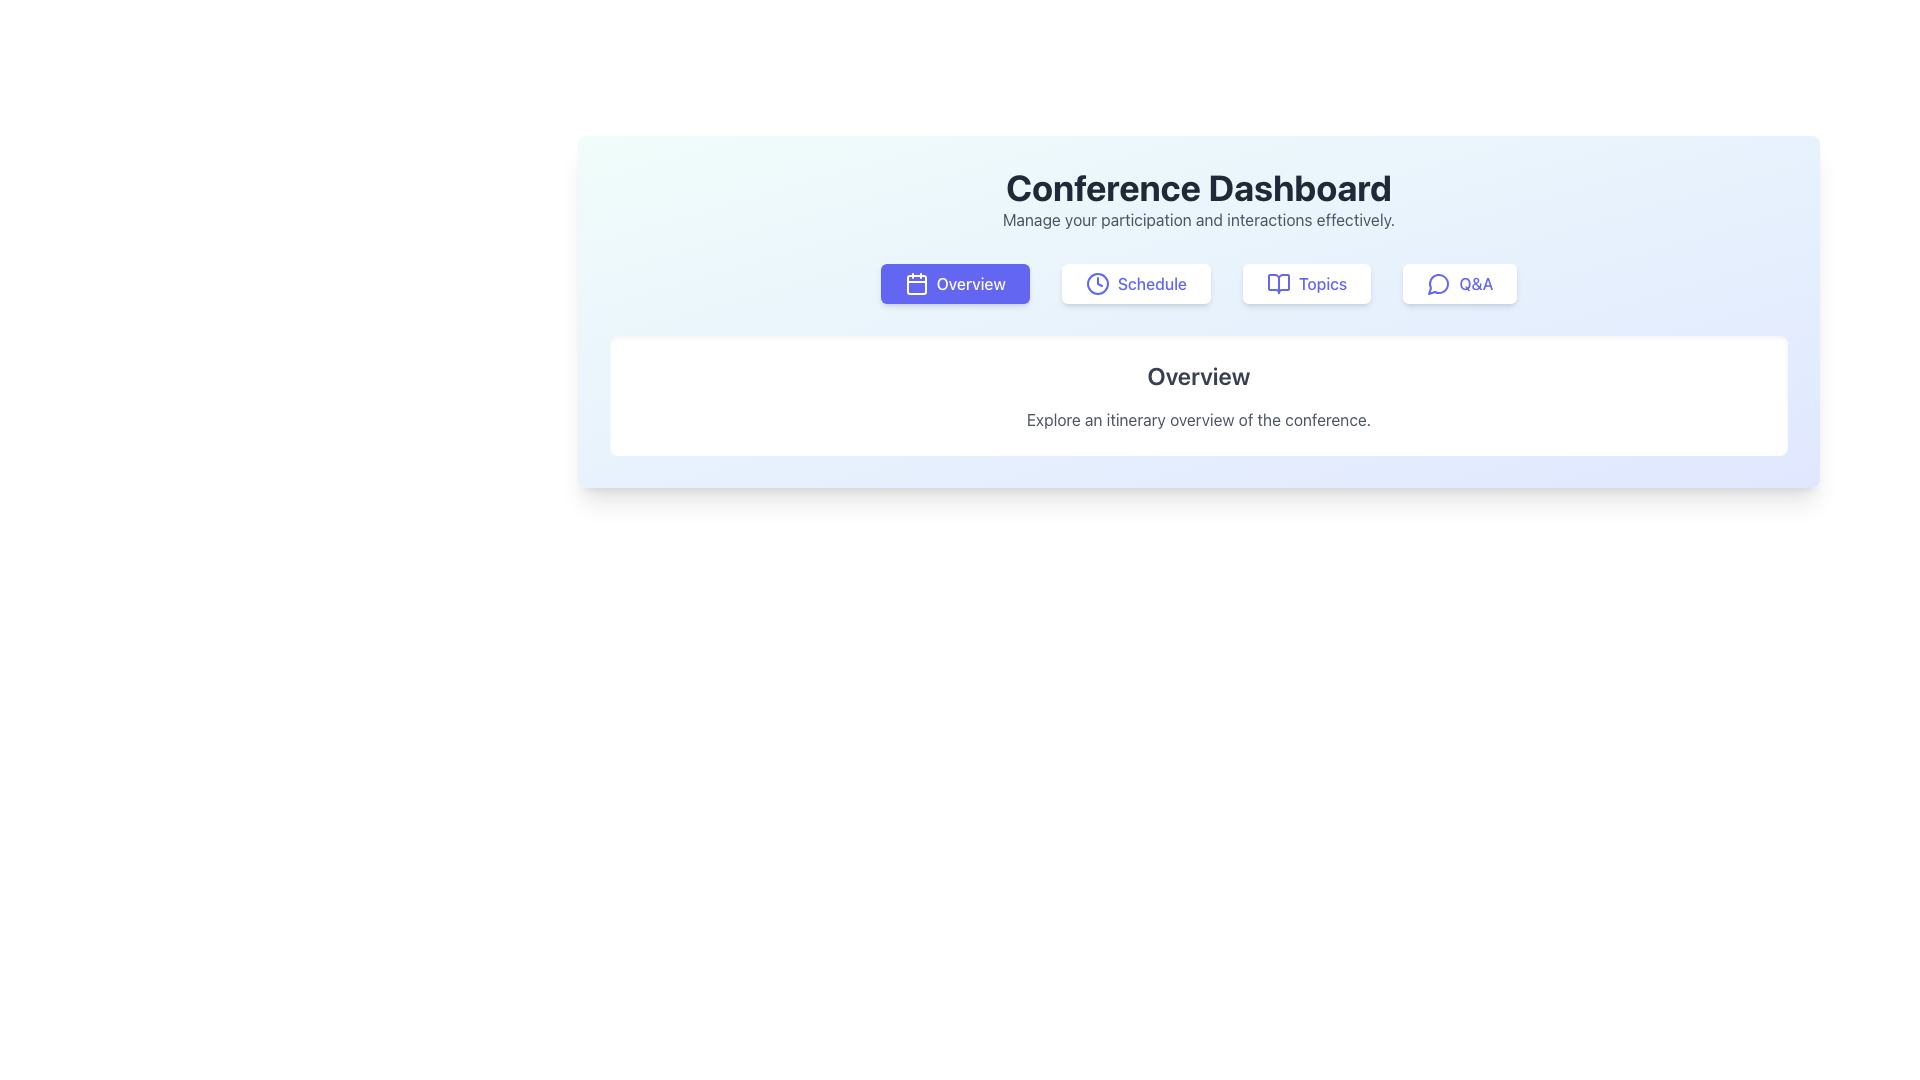 The height and width of the screenshot is (1080, 1920). What do you see at coordinates (971, 284) in the screenshot?
I see `the text 'Overview' which is centrally located within the blue button labeled 'Overview', styled in bold white font` at bounding box center [971, 284].